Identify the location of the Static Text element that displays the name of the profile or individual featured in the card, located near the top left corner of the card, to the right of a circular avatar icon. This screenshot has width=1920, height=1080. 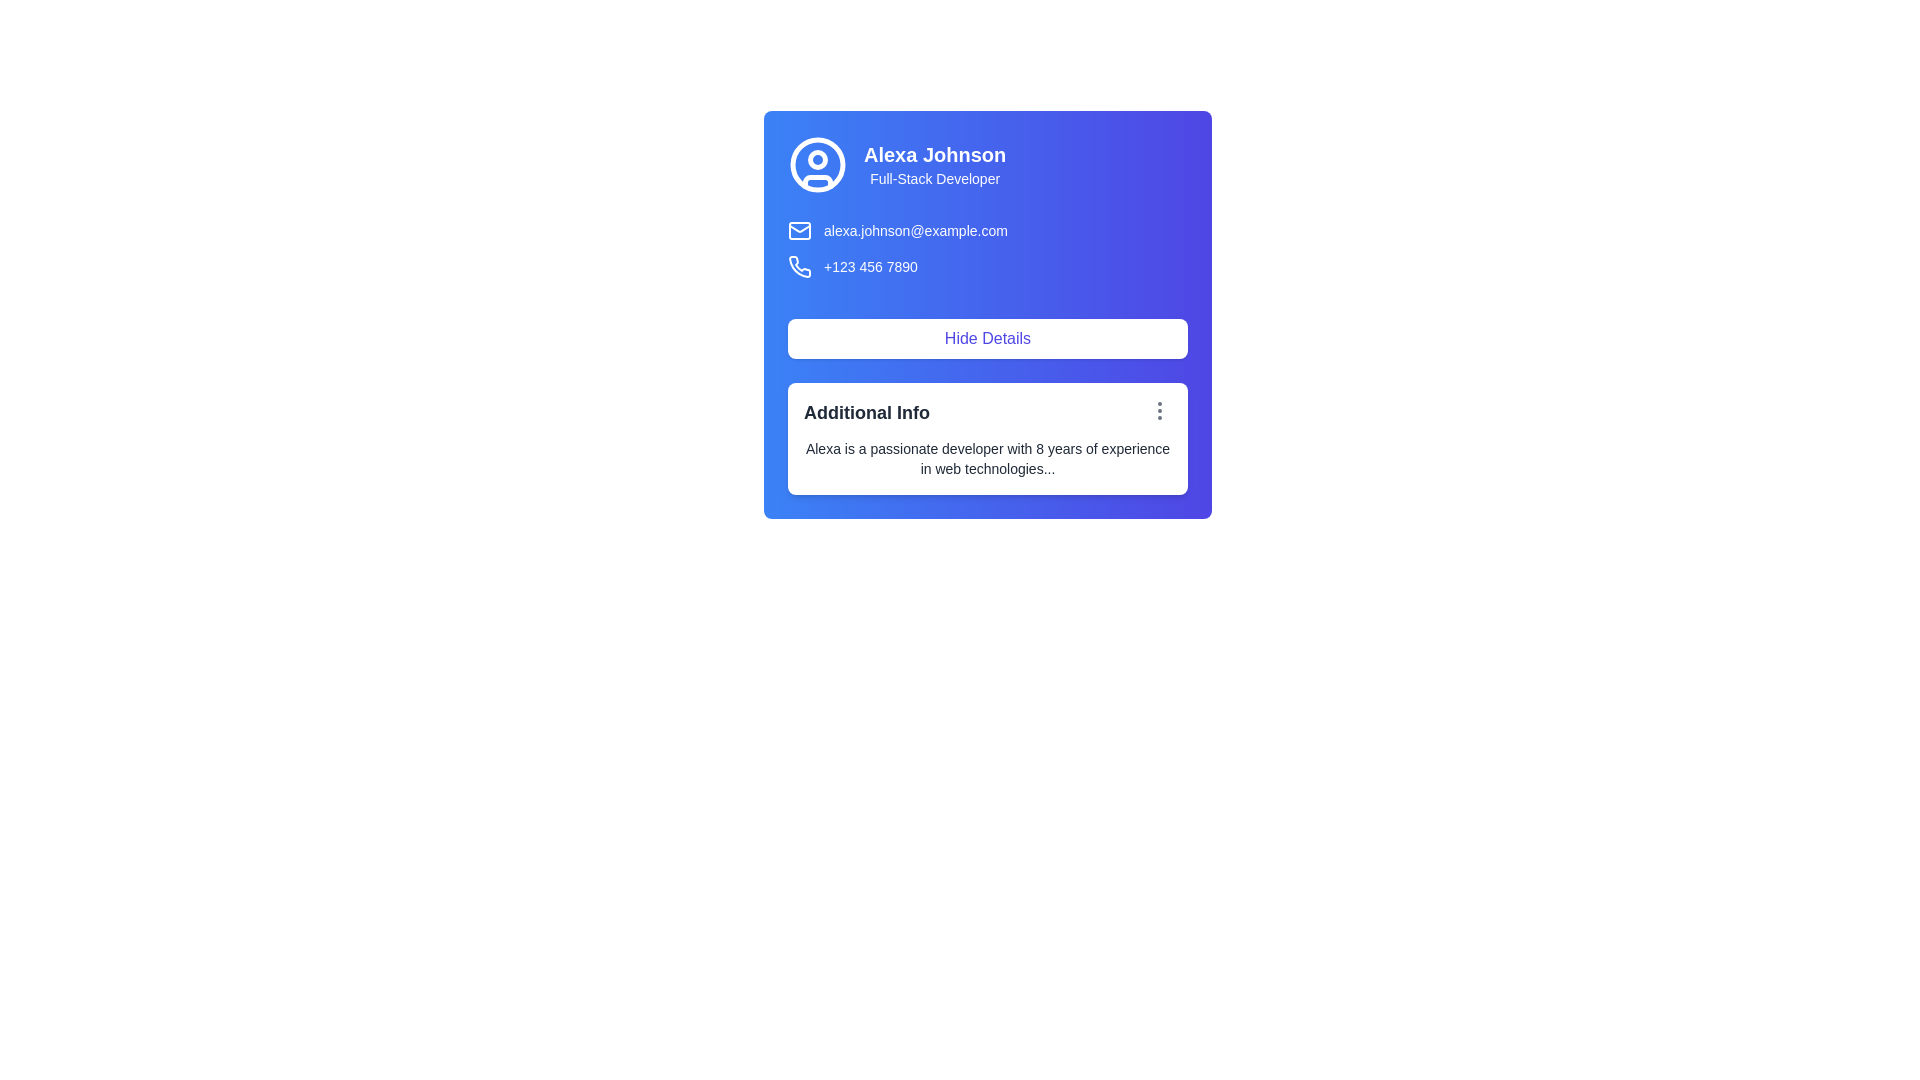
(934, 153).